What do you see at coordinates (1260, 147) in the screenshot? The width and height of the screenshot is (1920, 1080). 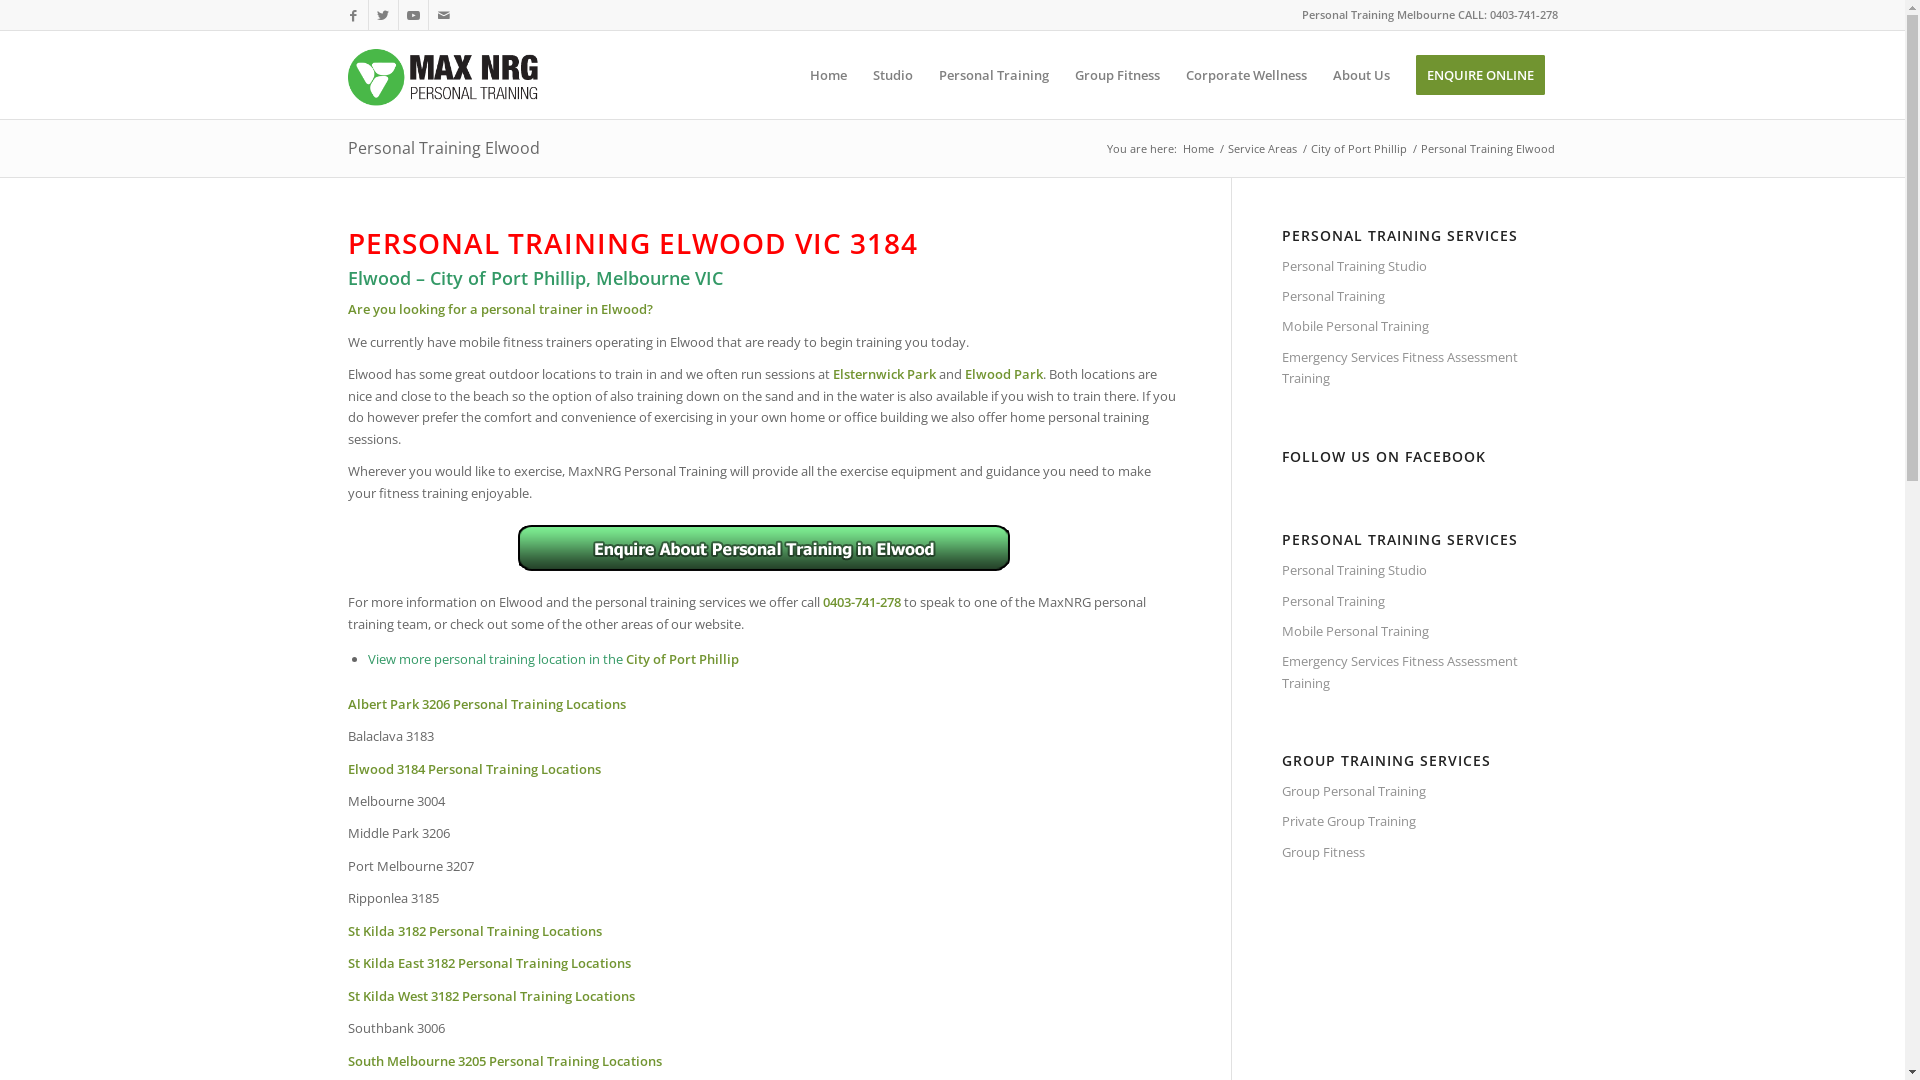 I see `'Service Areas'` at bounding box center [1260, 147].